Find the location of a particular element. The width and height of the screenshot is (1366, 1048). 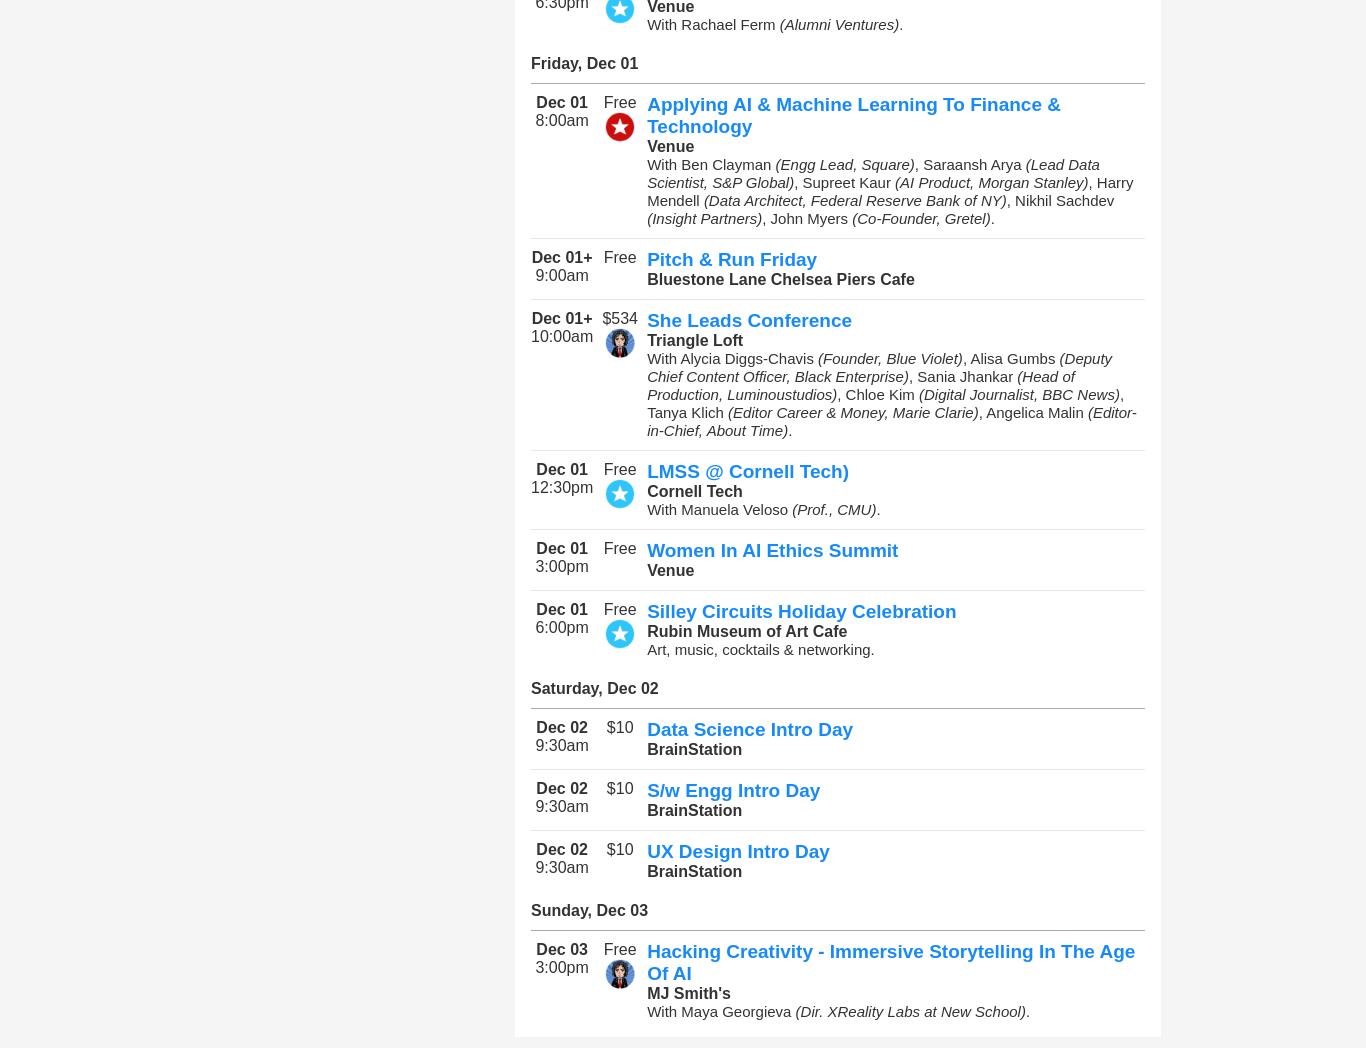

'$534' is located at coordinates (619, 318).